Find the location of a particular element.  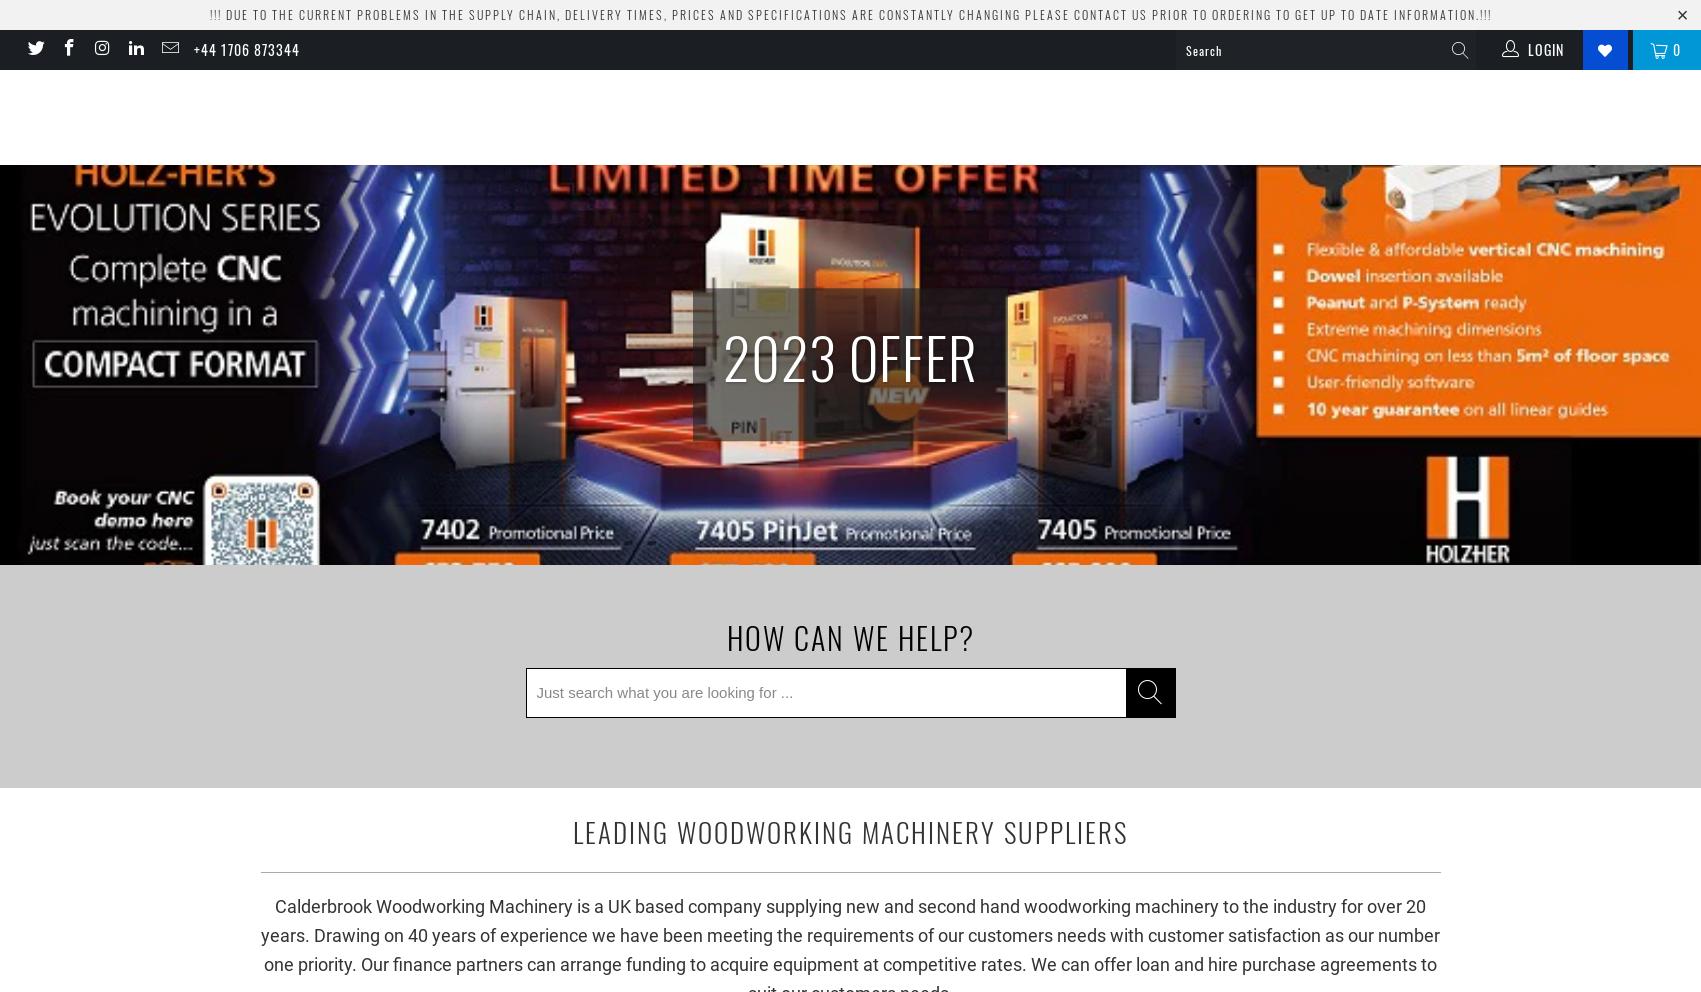

'Leading Woodworking Machinery Suppliers' is located at coordinates (850, 829).